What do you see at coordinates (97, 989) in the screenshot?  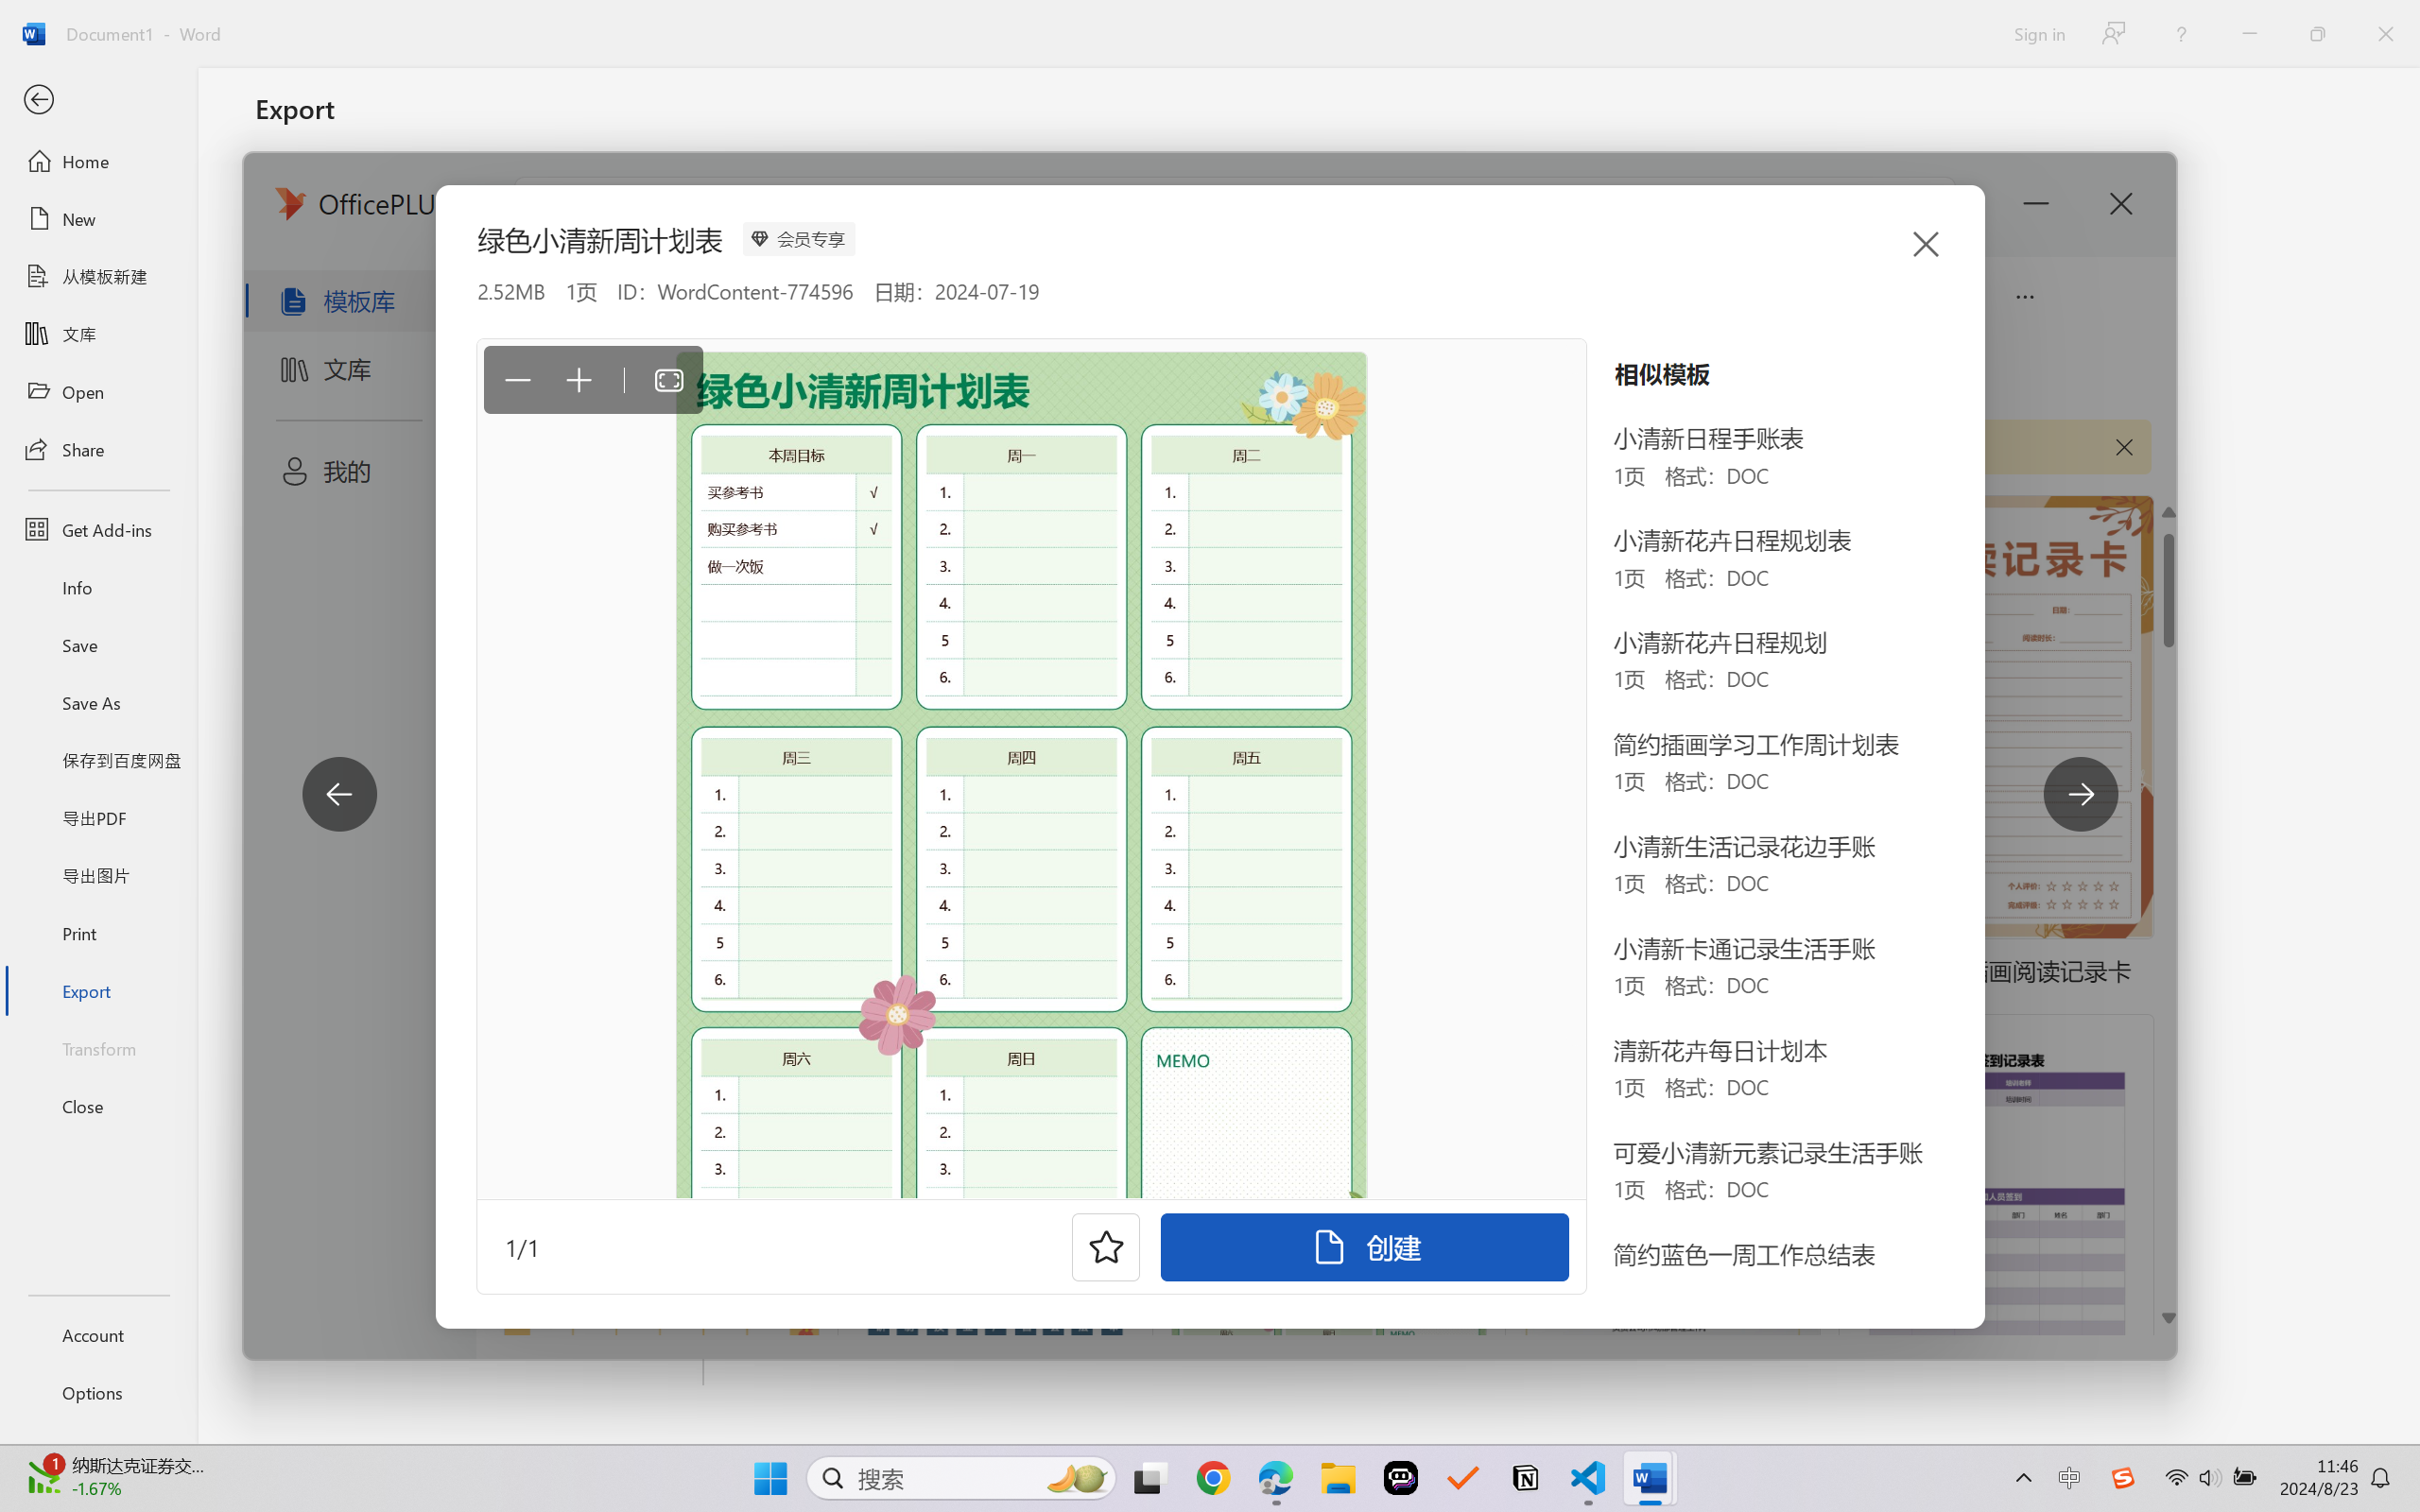 I see `'Export'` at bounding box center [97, 989].